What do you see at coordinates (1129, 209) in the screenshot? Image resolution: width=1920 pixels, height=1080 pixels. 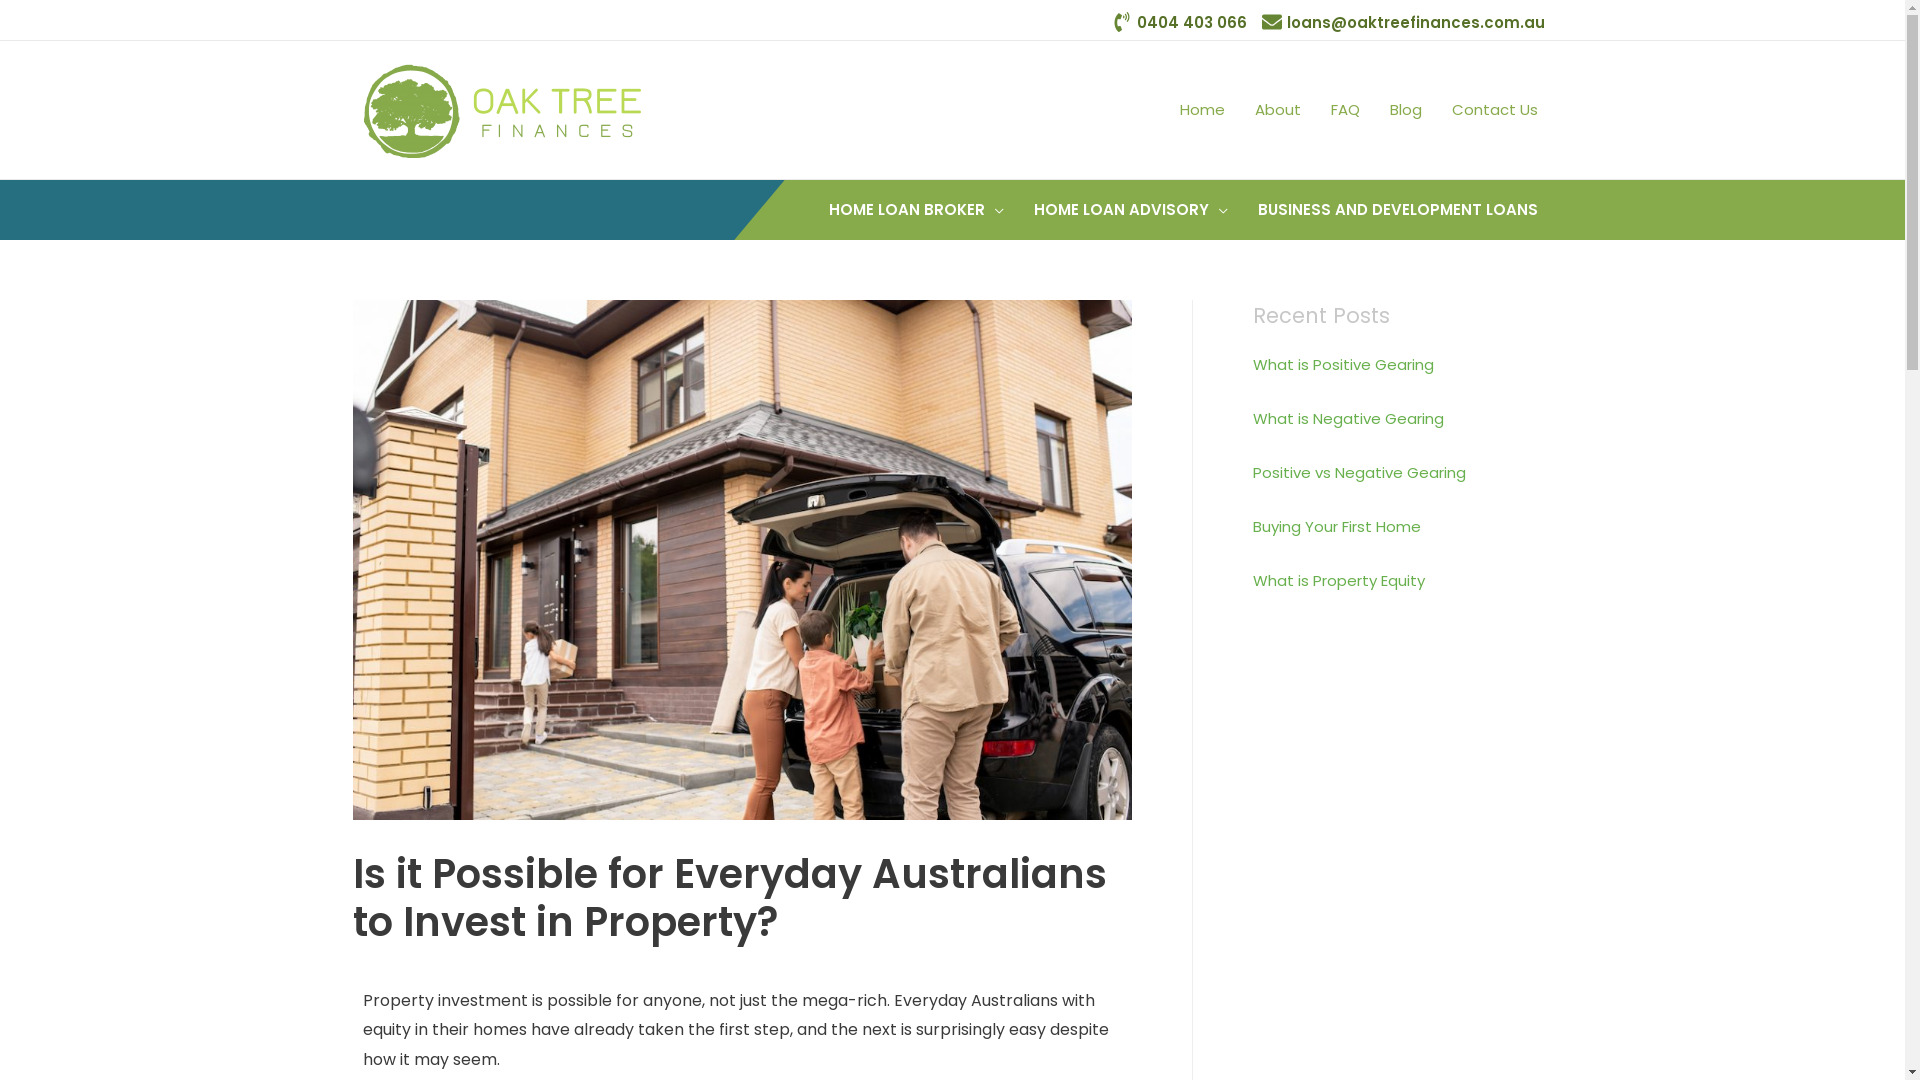 I see `'HOME LOAN ADVISORY'` at bounding box center [1129, 209].